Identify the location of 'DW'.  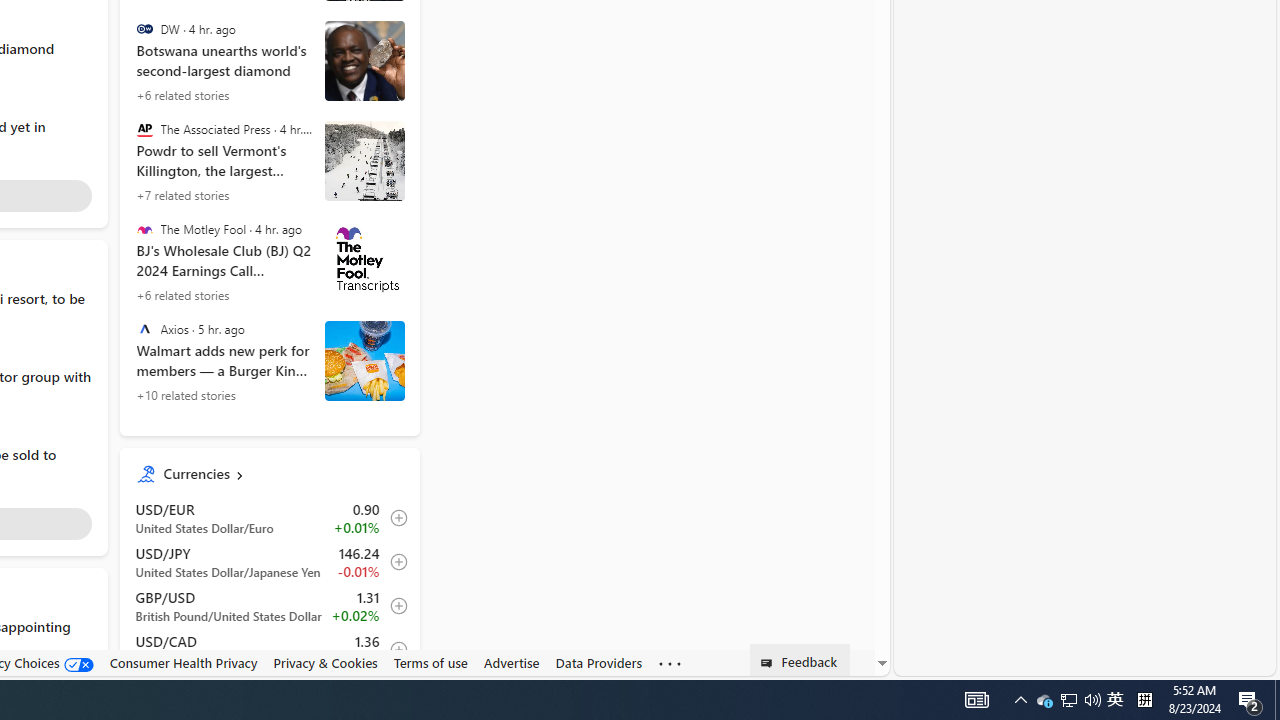
(143, 29).